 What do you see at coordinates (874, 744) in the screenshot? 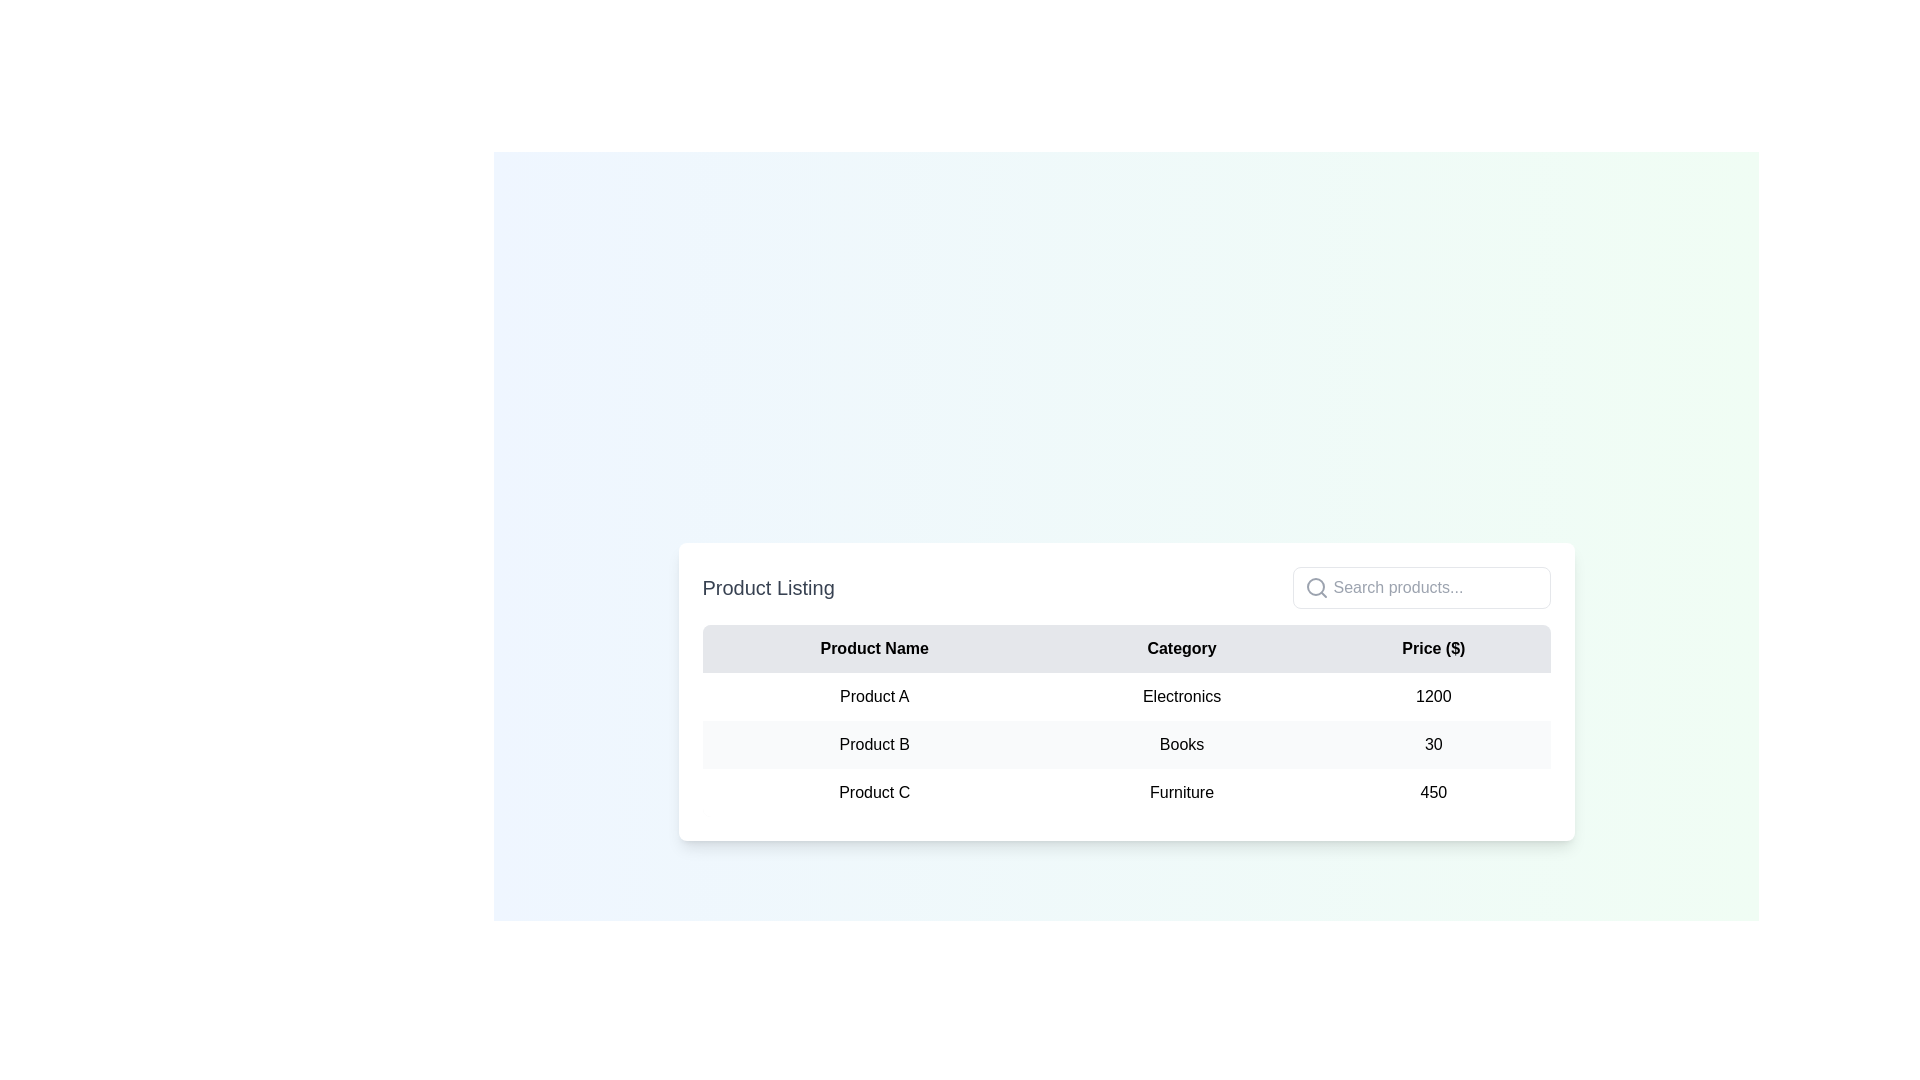
I see `the static text element displaying 'Product B' in the second row of the product listing table, located under the 'Product Name' column` at bounding box center [874, 744].